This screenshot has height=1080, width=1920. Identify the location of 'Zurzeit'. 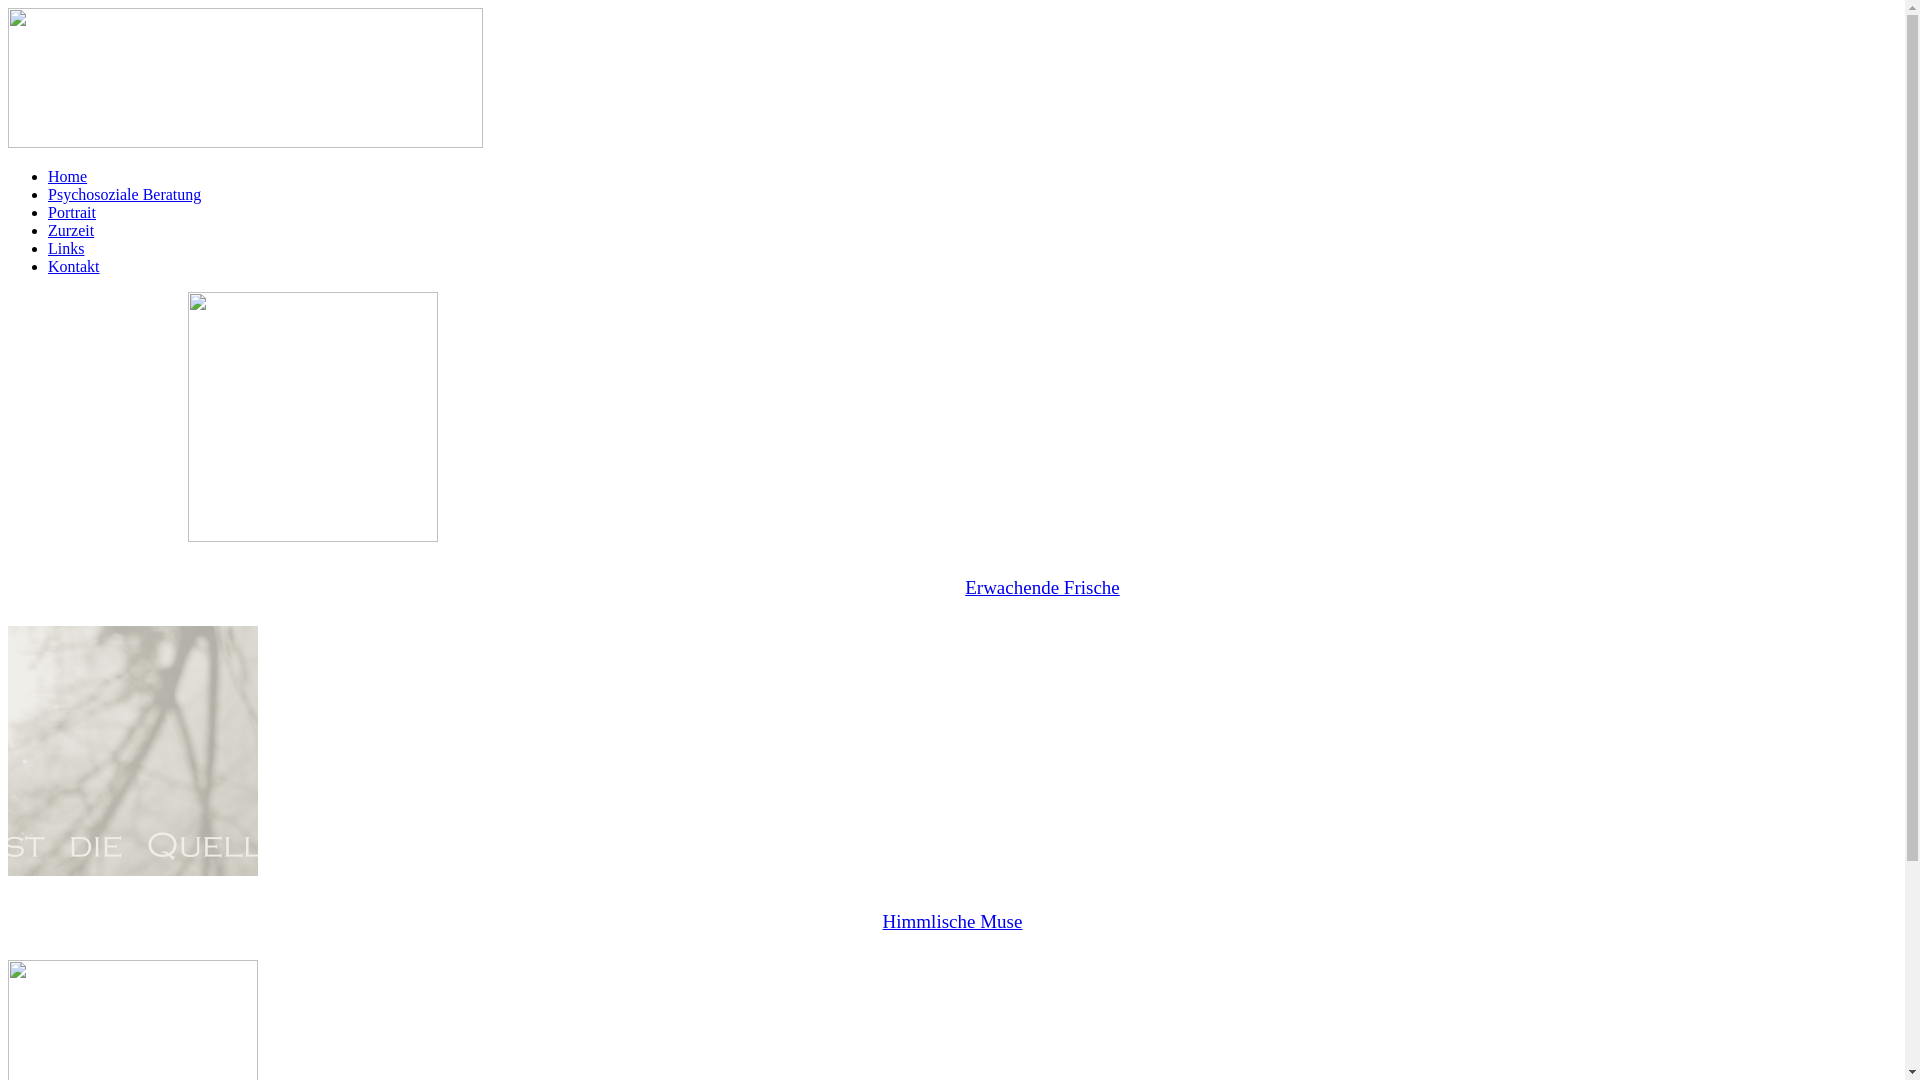
(71, 229).